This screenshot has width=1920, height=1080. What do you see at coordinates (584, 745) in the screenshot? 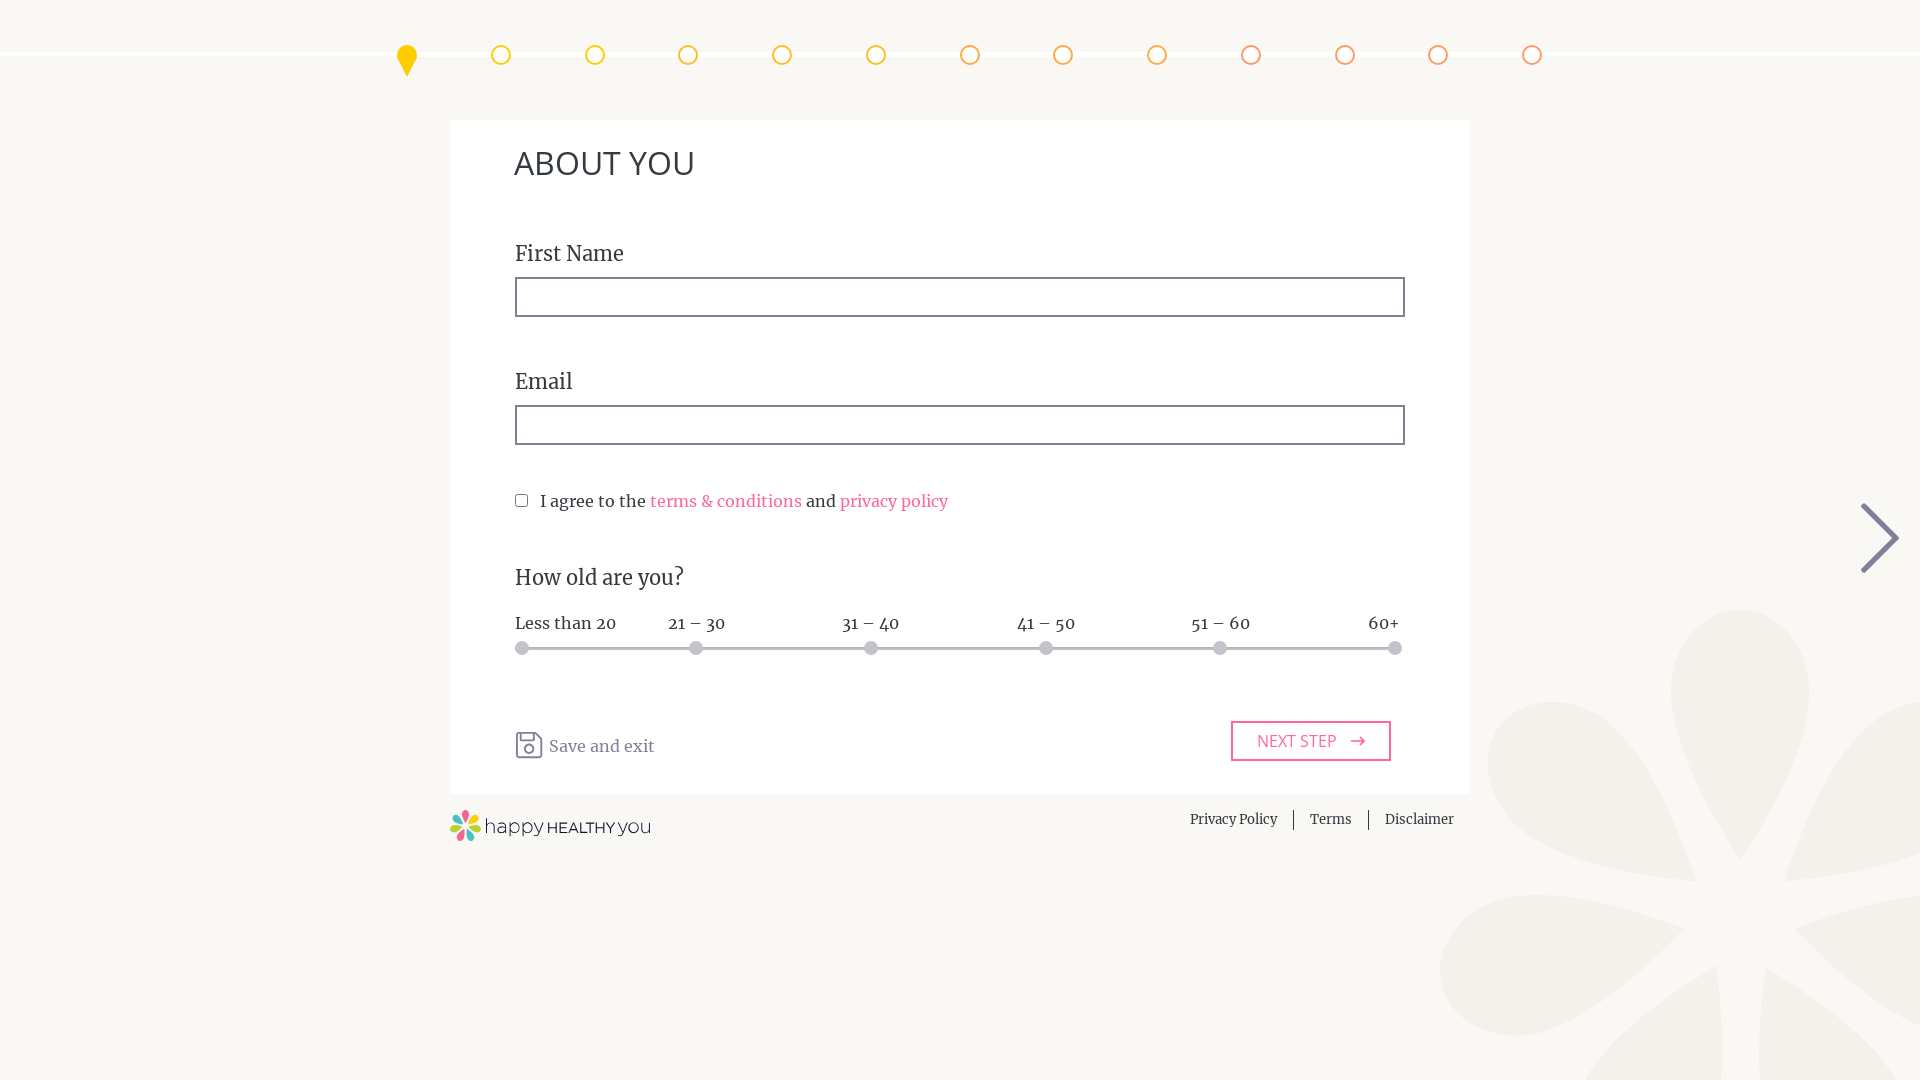
I see `'Save and exit Save and exit'` at bounding box center [584, 745].